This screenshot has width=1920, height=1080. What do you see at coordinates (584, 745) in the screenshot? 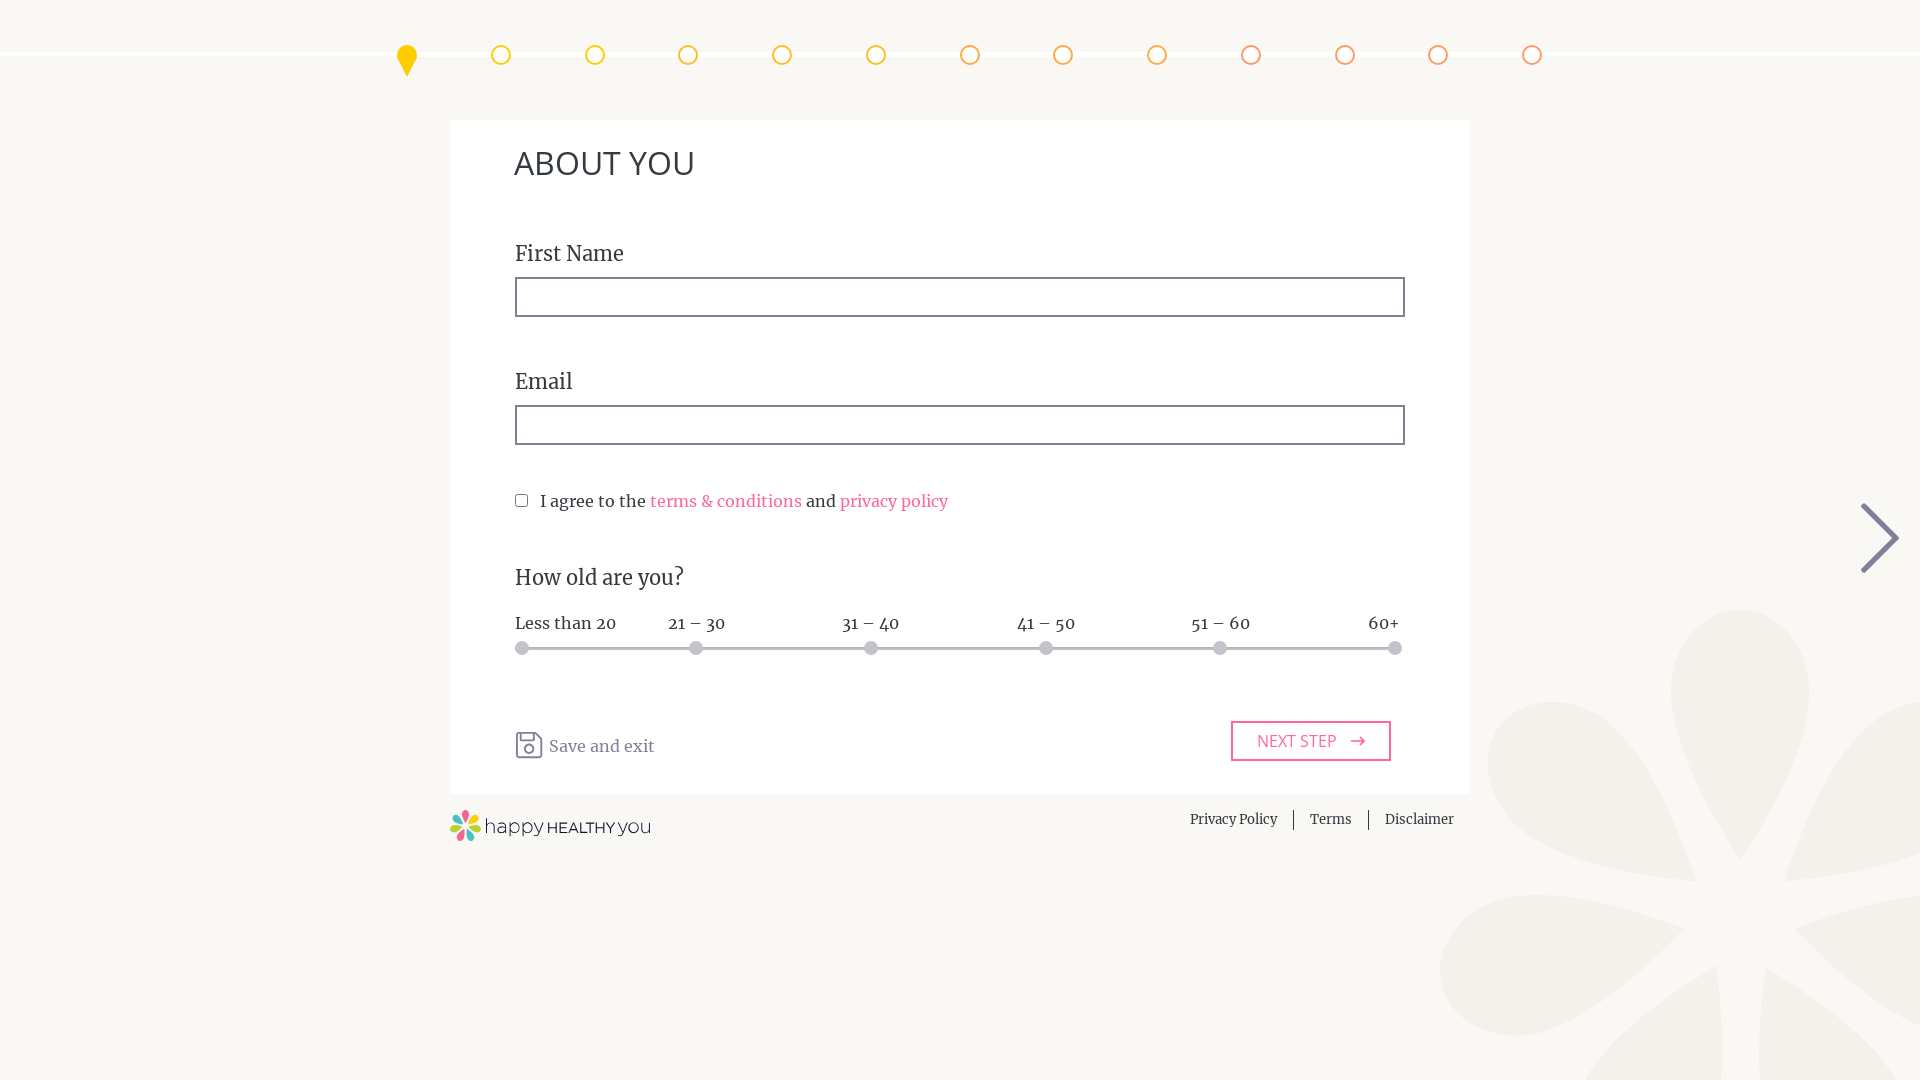
I see `'Save and exit Save and exit'` at bounding box center [584, 745].